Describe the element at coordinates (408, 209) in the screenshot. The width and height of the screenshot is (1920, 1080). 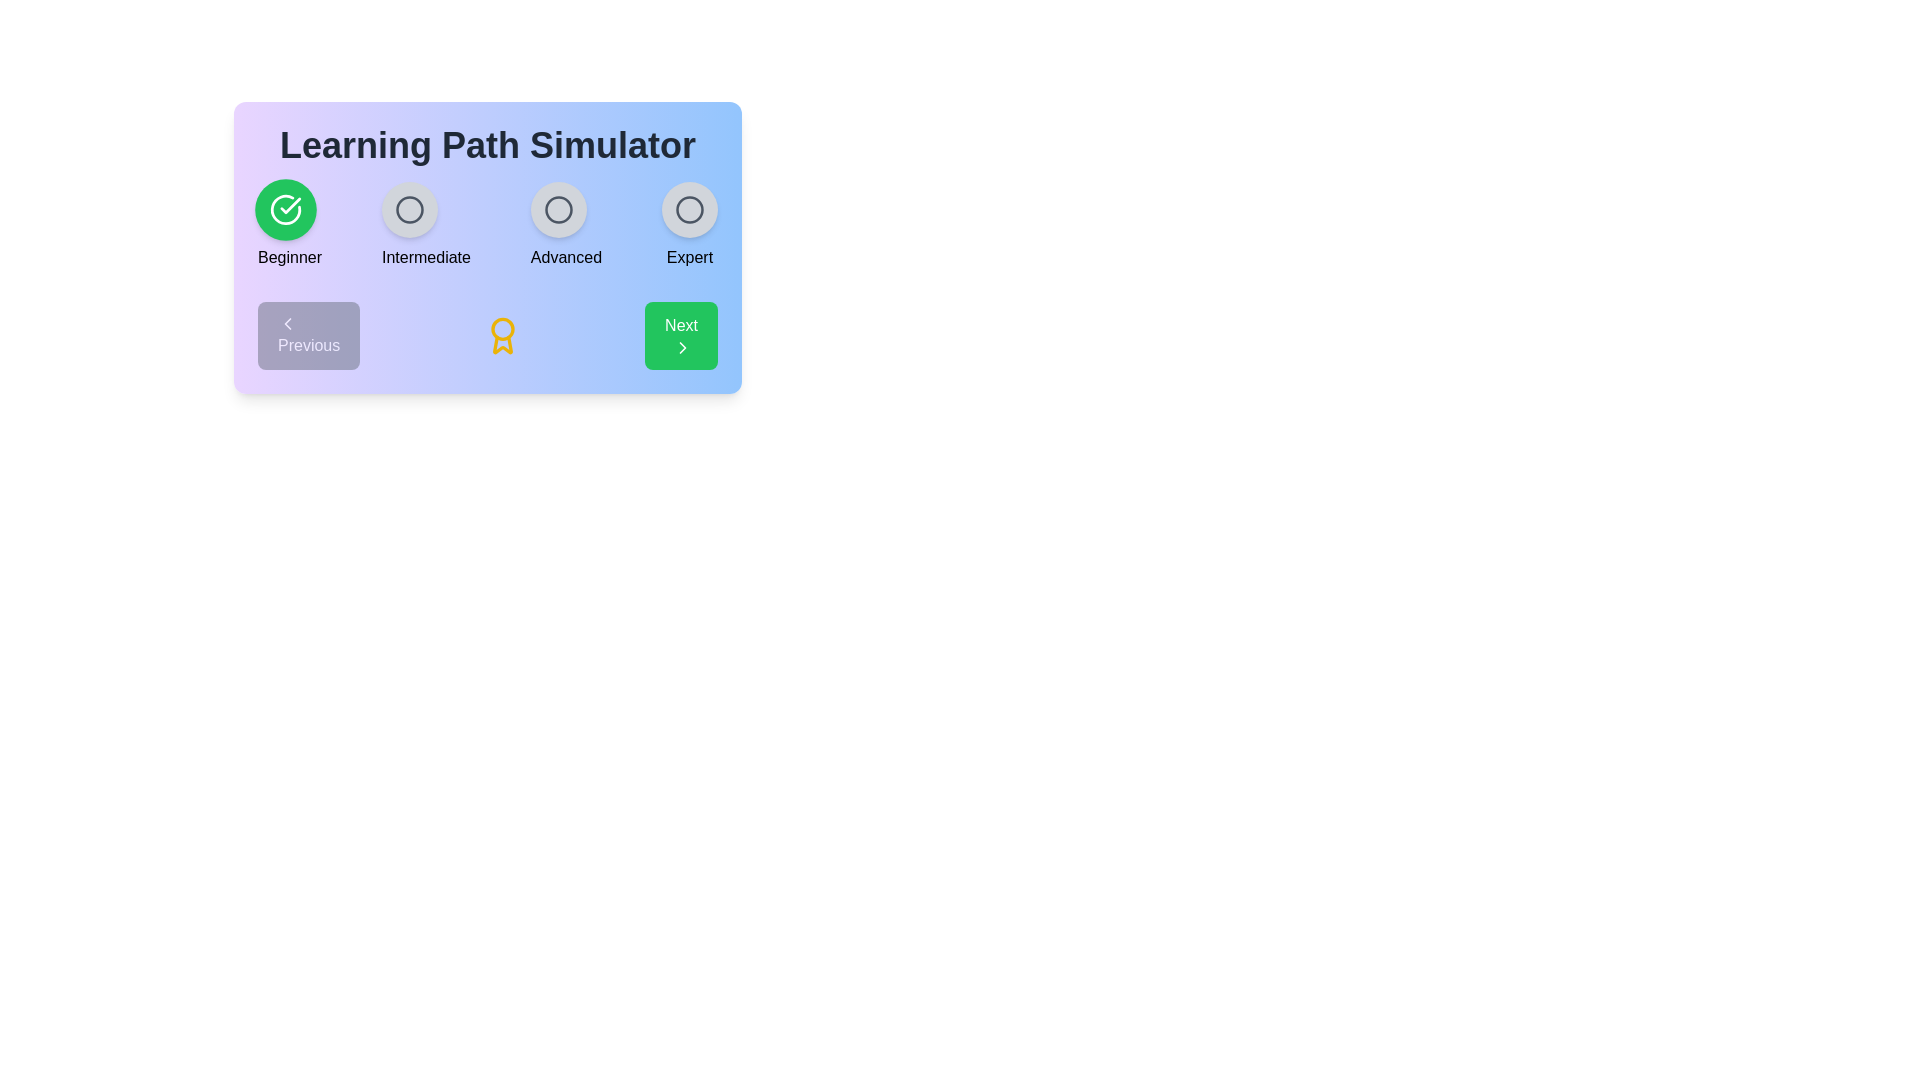
I see `the graphic SVG element resembling a target` at that location.